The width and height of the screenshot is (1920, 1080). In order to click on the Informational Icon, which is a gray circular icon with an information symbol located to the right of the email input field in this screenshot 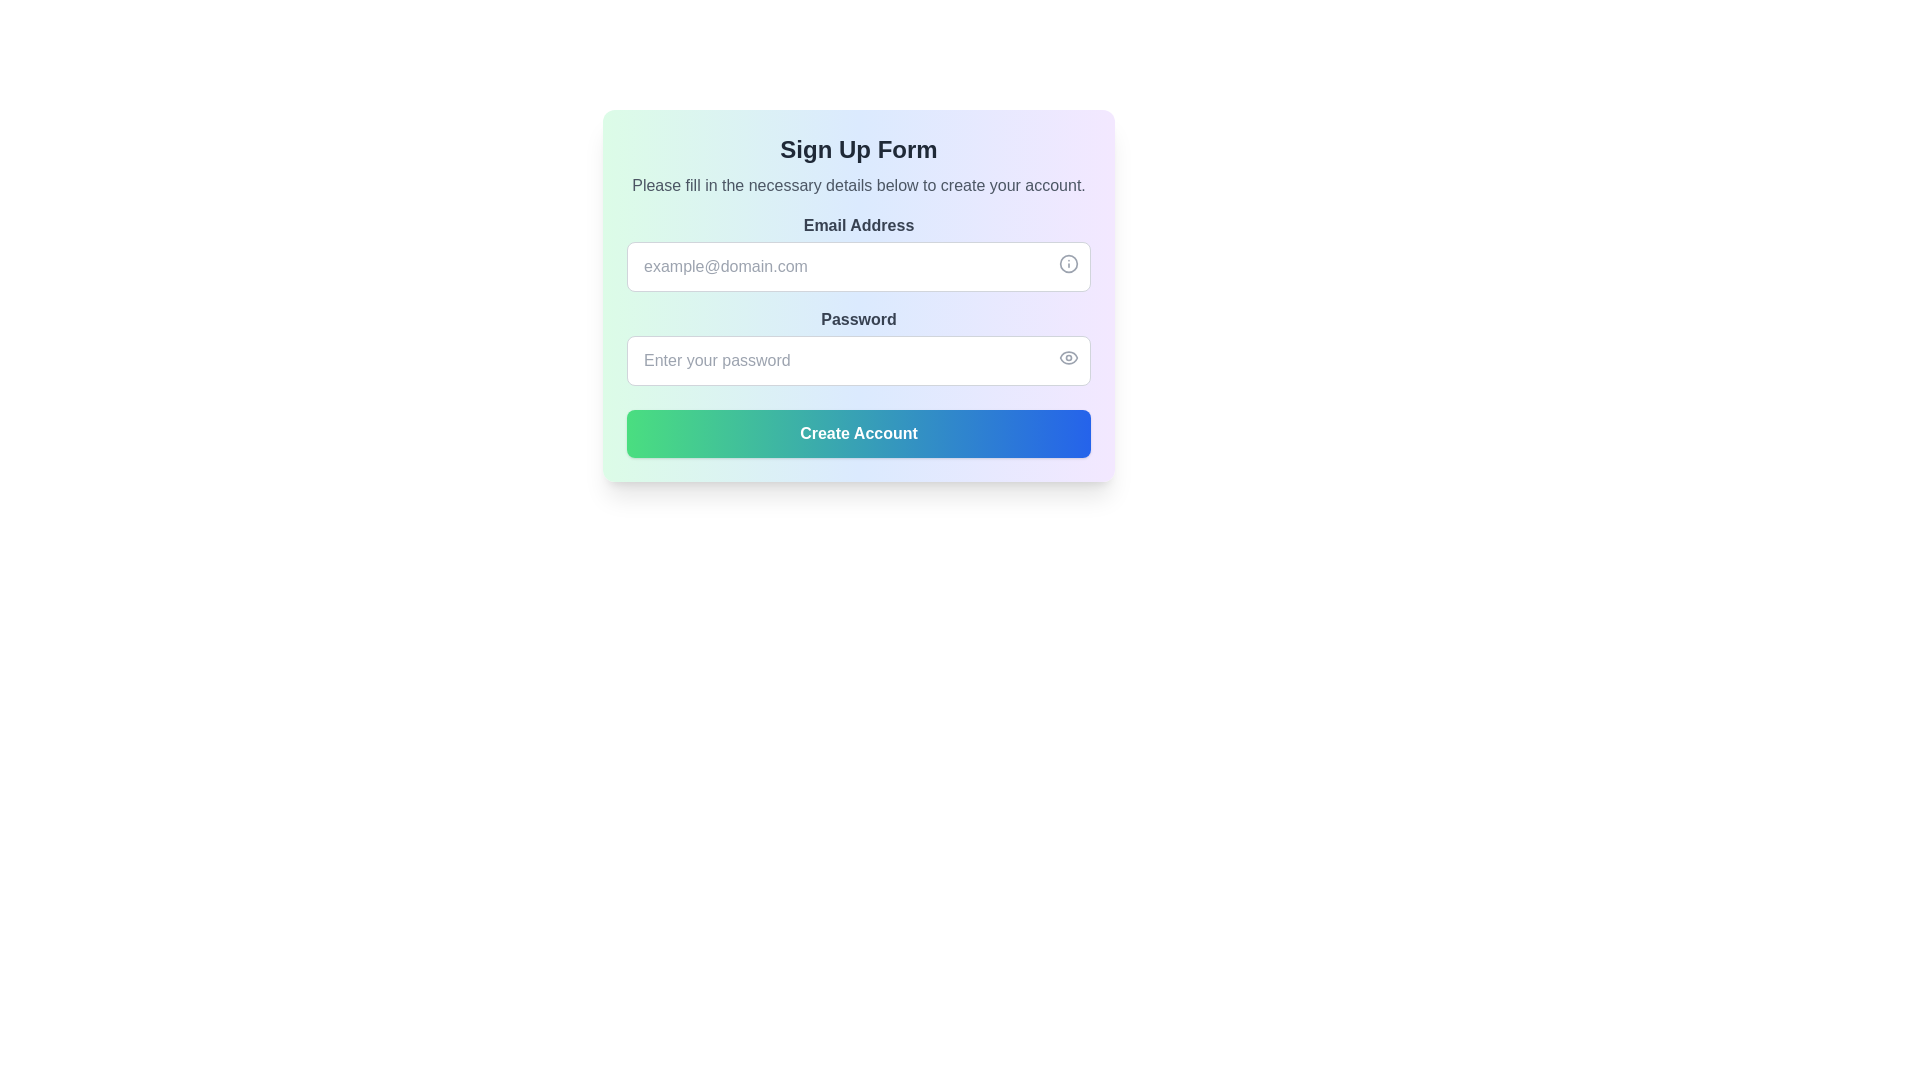, I will do `click(1068, 262)`.